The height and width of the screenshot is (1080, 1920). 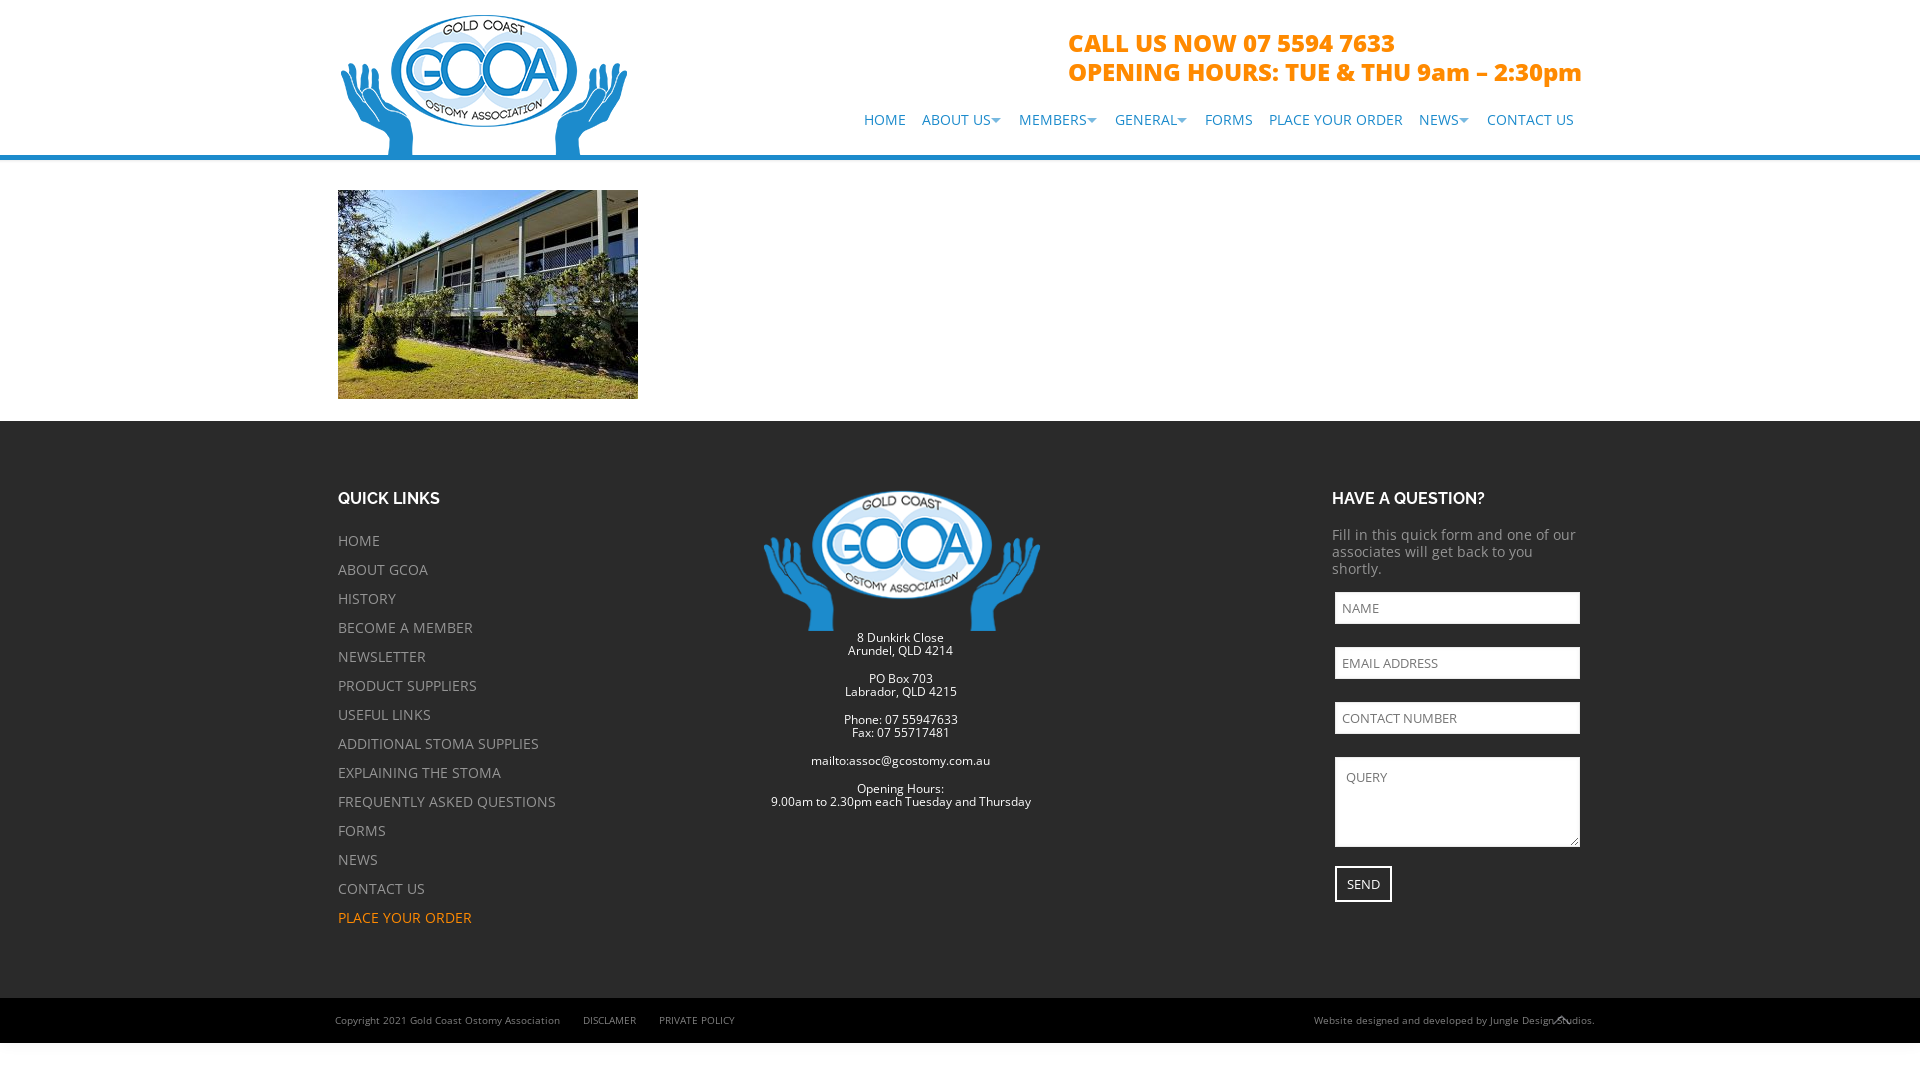 What do you see at coordinates (1058, 119) in the screenshot?
I see `'MEMBERS'` at bounding box center [1058, 119].